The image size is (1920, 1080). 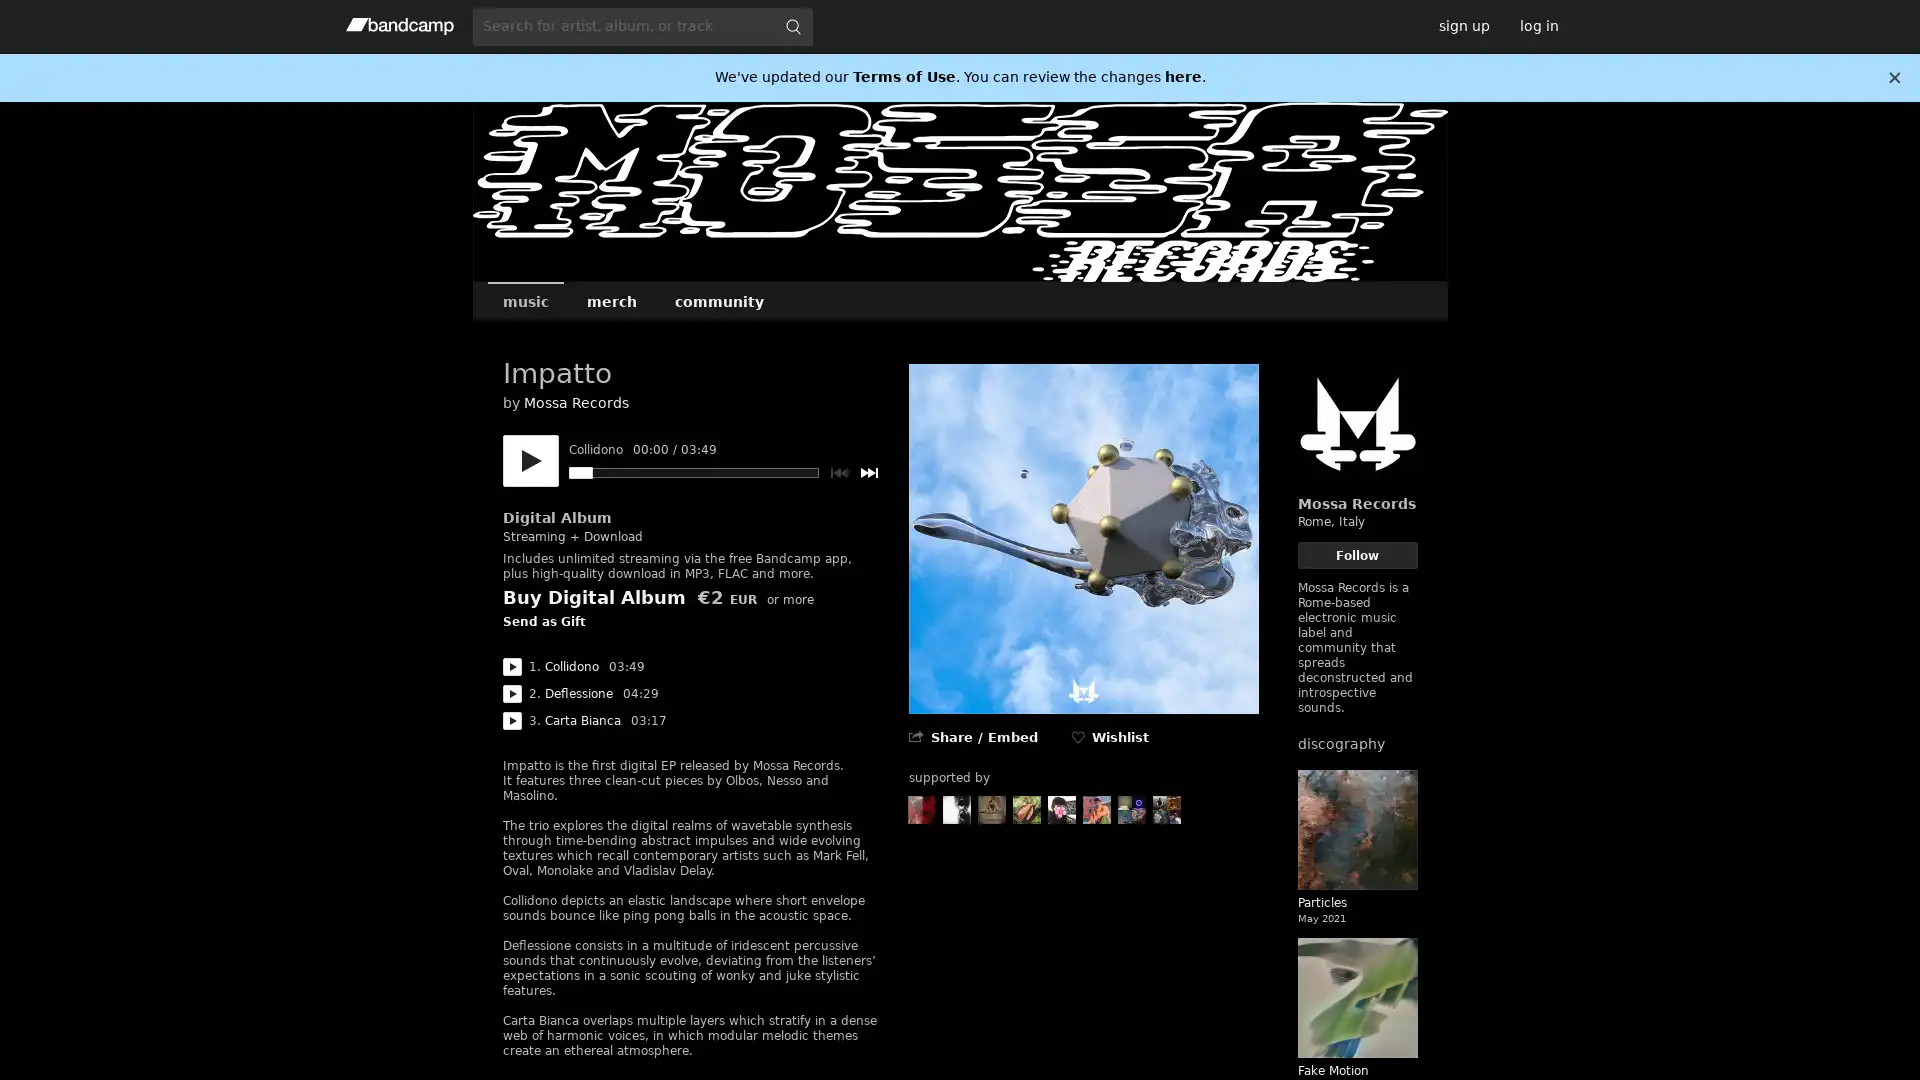 I want to click on Digital Album, so click(x=556, y=516).